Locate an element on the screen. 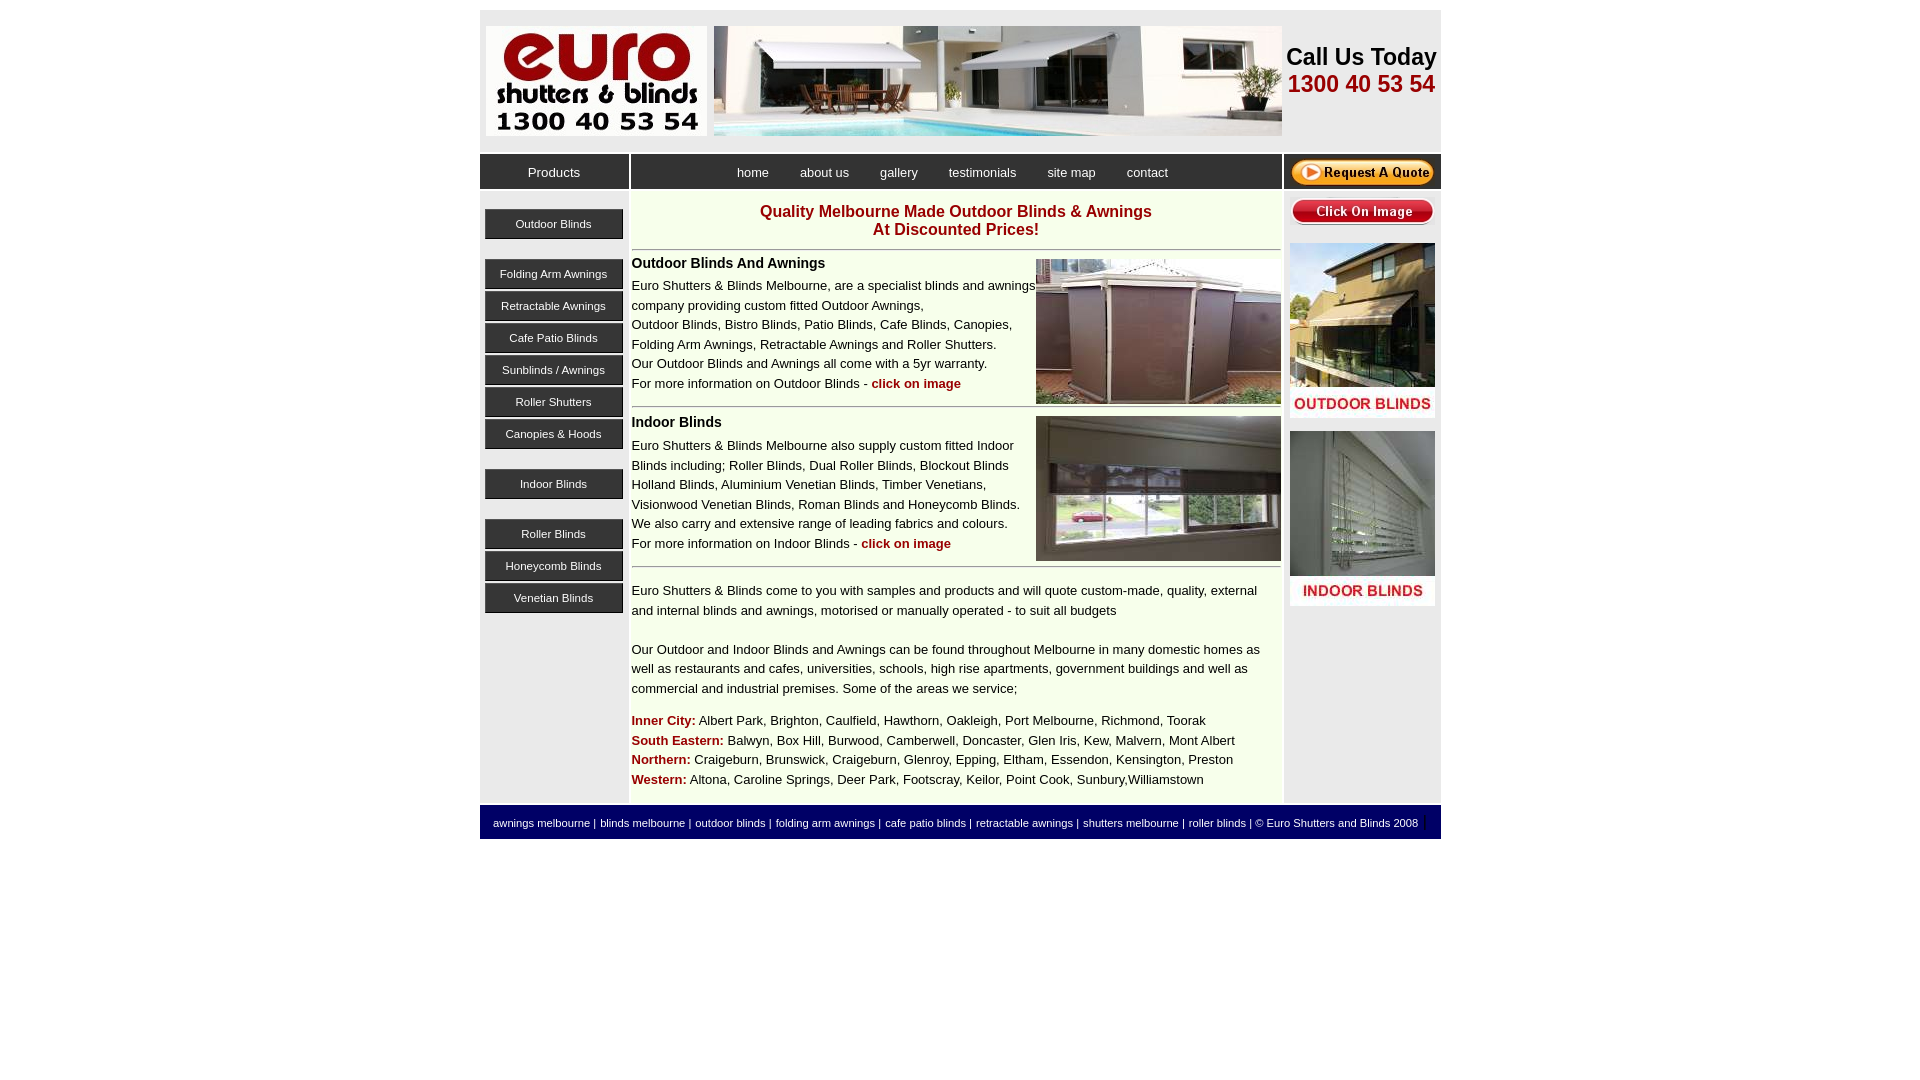 The width and height of the screenshot is (1920, 1080). 'Indoor Blinds' is located at coordinates (552, 483).